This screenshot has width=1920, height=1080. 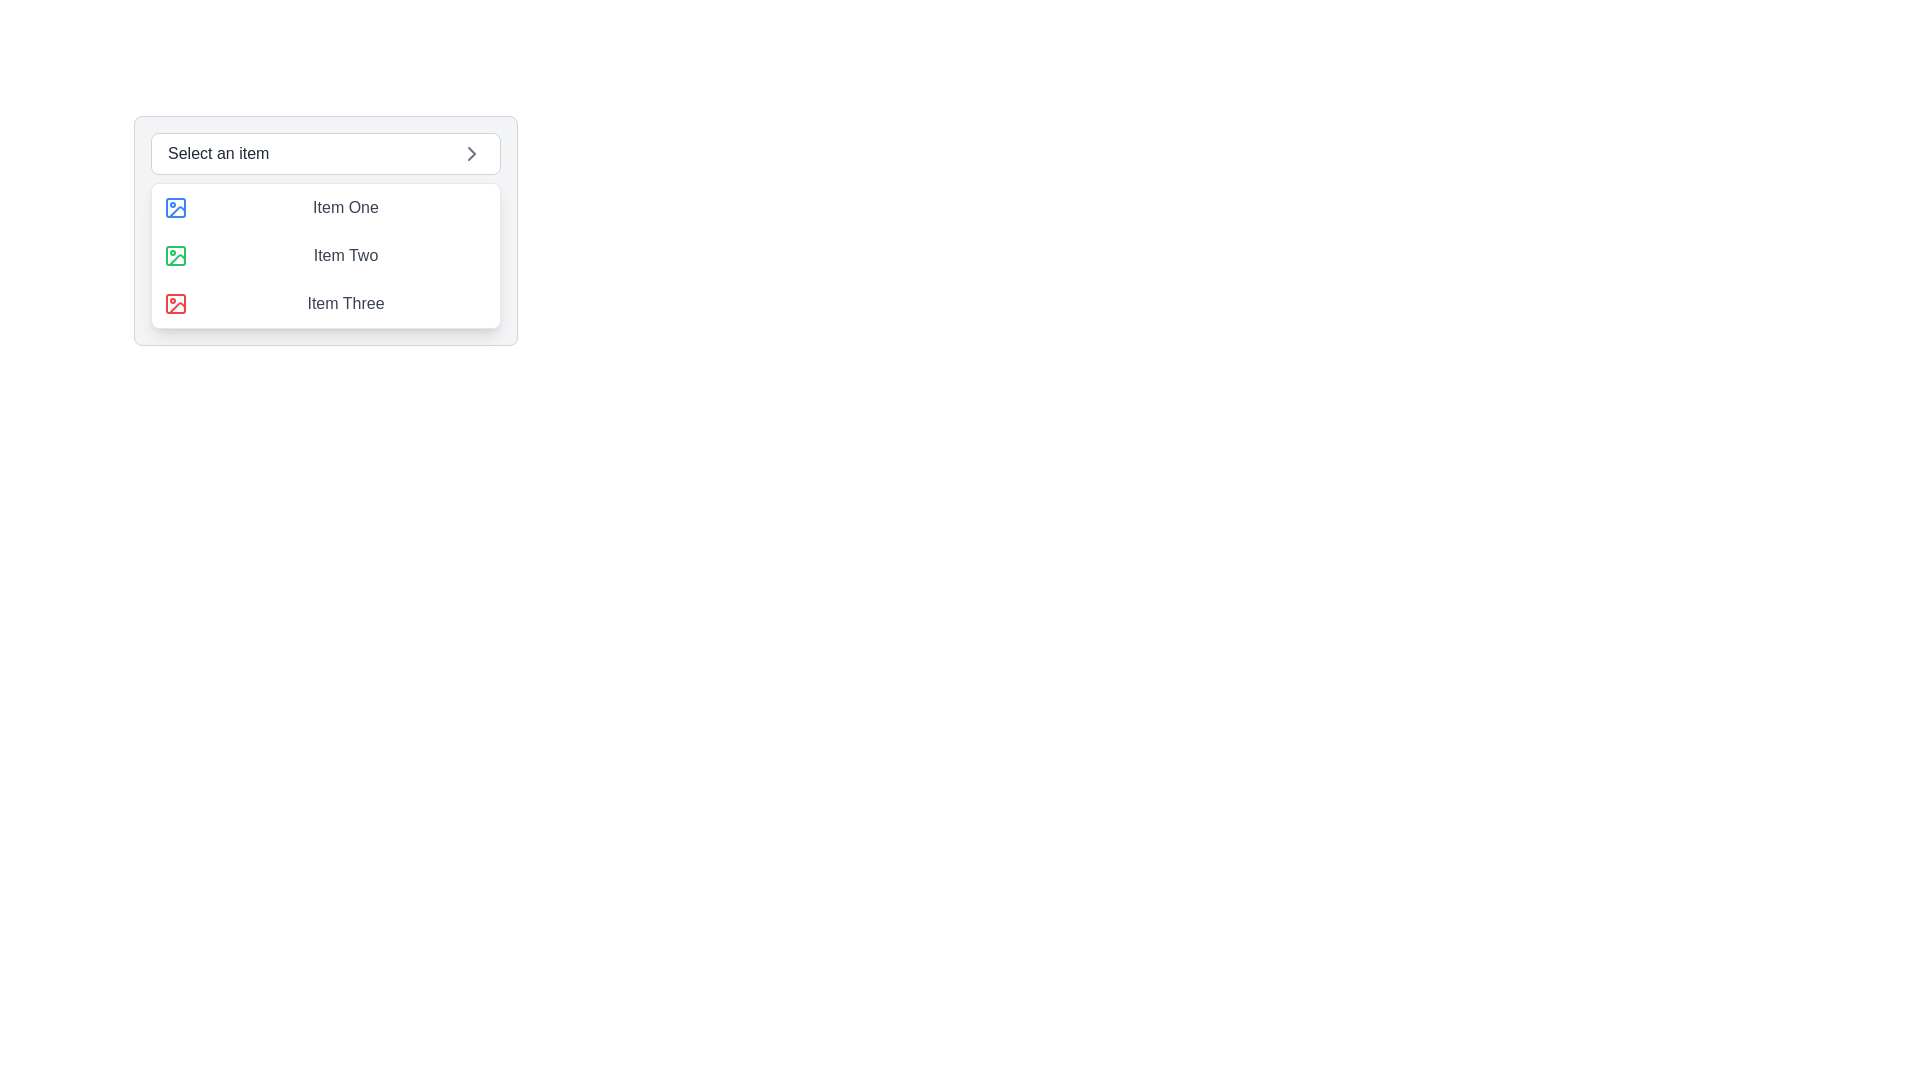 I want to click on the text label displaying 'Item One' in the dropdown menu, so click(x=345, y=208).